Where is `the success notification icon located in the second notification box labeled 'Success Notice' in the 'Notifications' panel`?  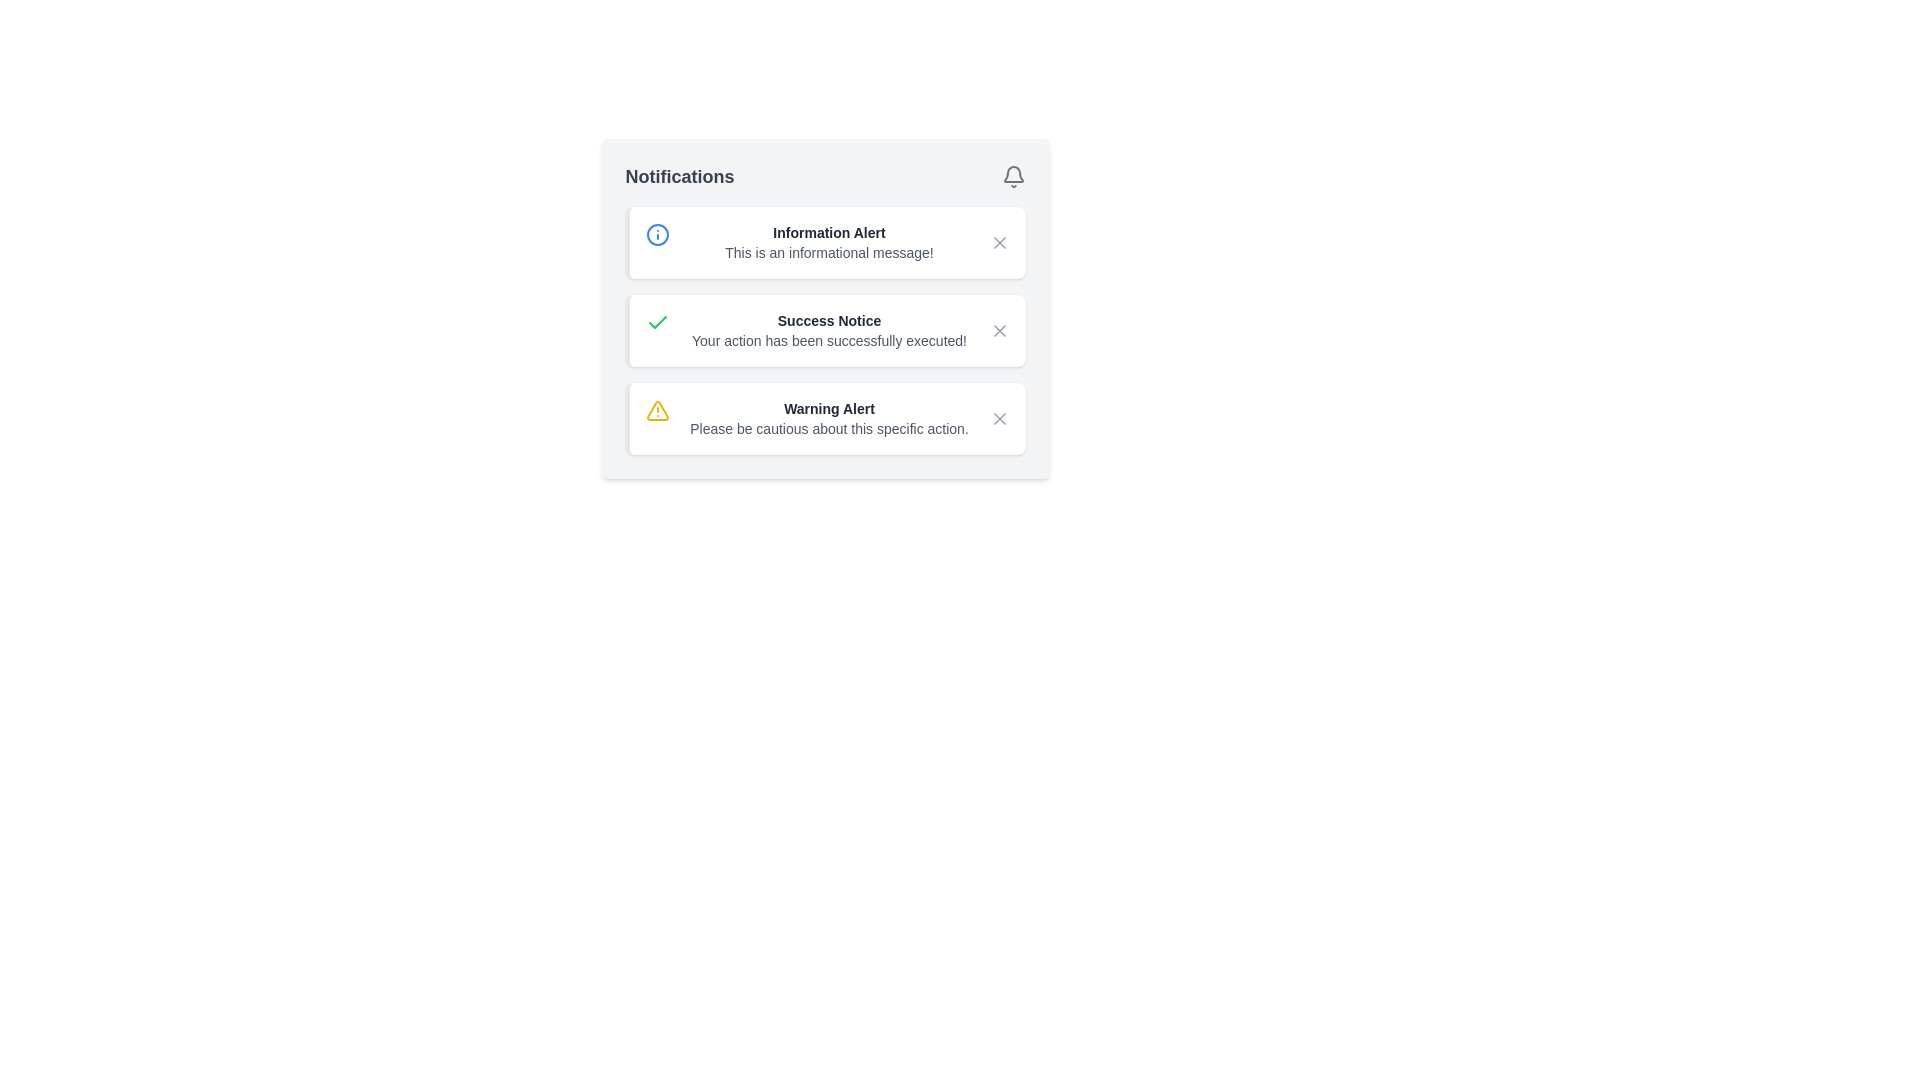
the success notification icon located in the second notification box labeled 'Success Notice' in the 'Notifications' panel is located at coordinates (657, 321).